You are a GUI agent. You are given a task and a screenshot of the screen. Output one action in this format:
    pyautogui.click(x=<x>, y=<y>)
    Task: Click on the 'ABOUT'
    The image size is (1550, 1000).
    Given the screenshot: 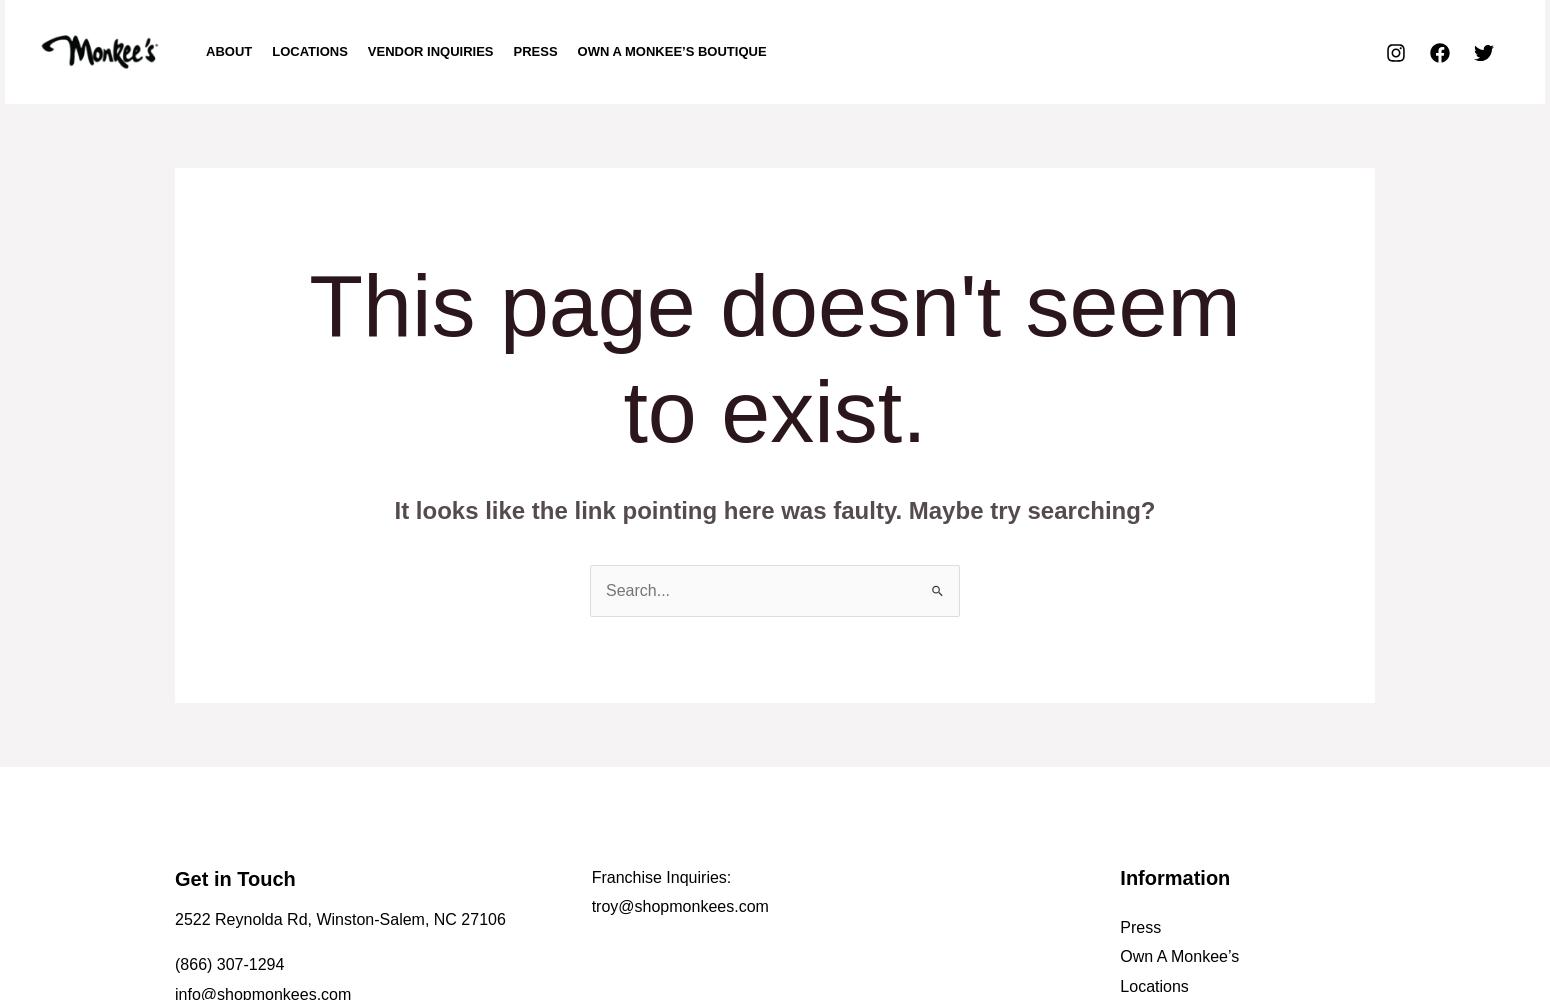 What is the action you would take?
    pyautogui.click(x=227, y=51)
    